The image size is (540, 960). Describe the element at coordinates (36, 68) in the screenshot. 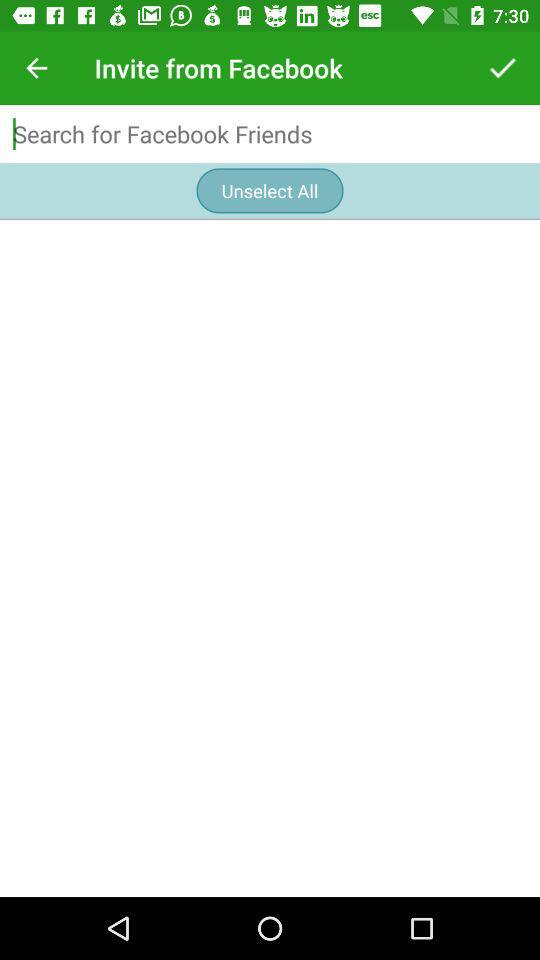

I see `the icon next to invite from facebook item` at that location.